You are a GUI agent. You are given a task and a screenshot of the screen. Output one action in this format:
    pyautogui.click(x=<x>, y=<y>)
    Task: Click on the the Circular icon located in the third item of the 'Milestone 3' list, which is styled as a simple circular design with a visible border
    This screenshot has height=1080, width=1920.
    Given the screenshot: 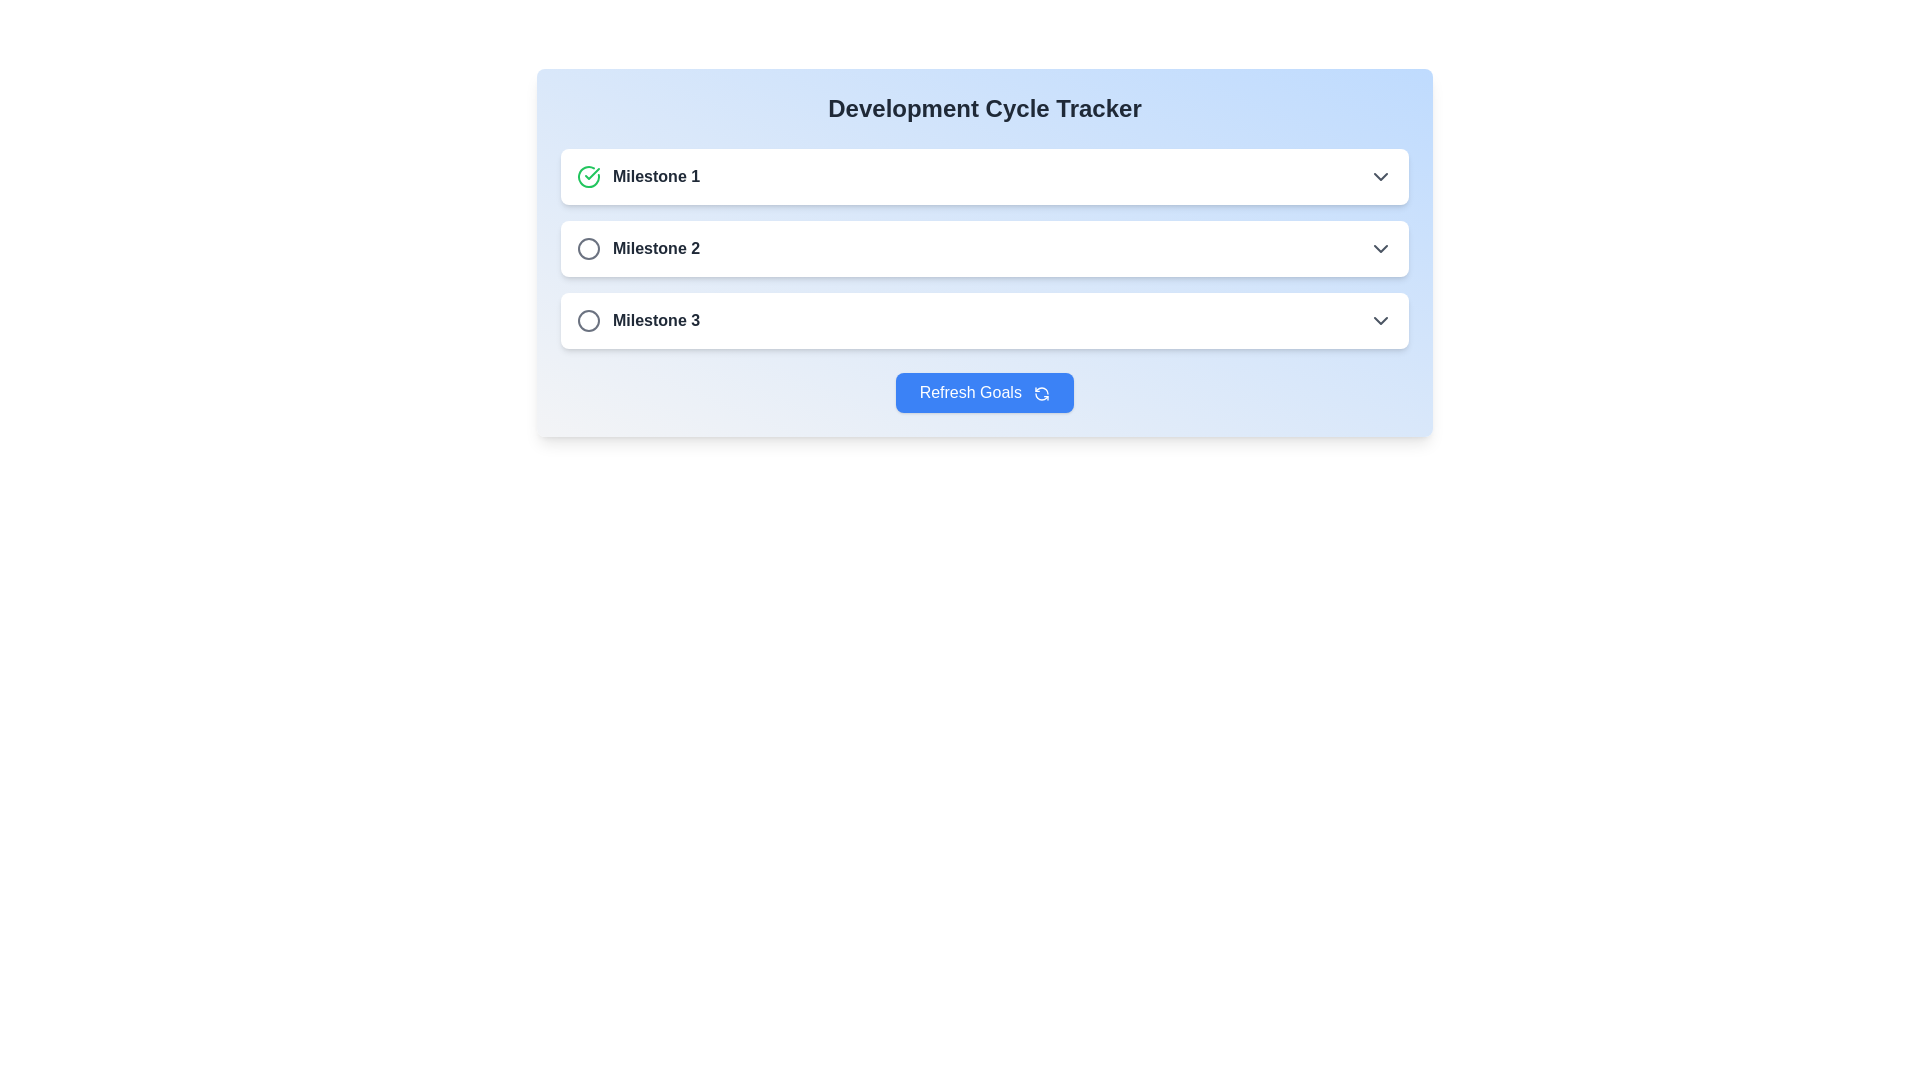 What is the action you would take?
    pyautogui.click(x=588, y=319)
    